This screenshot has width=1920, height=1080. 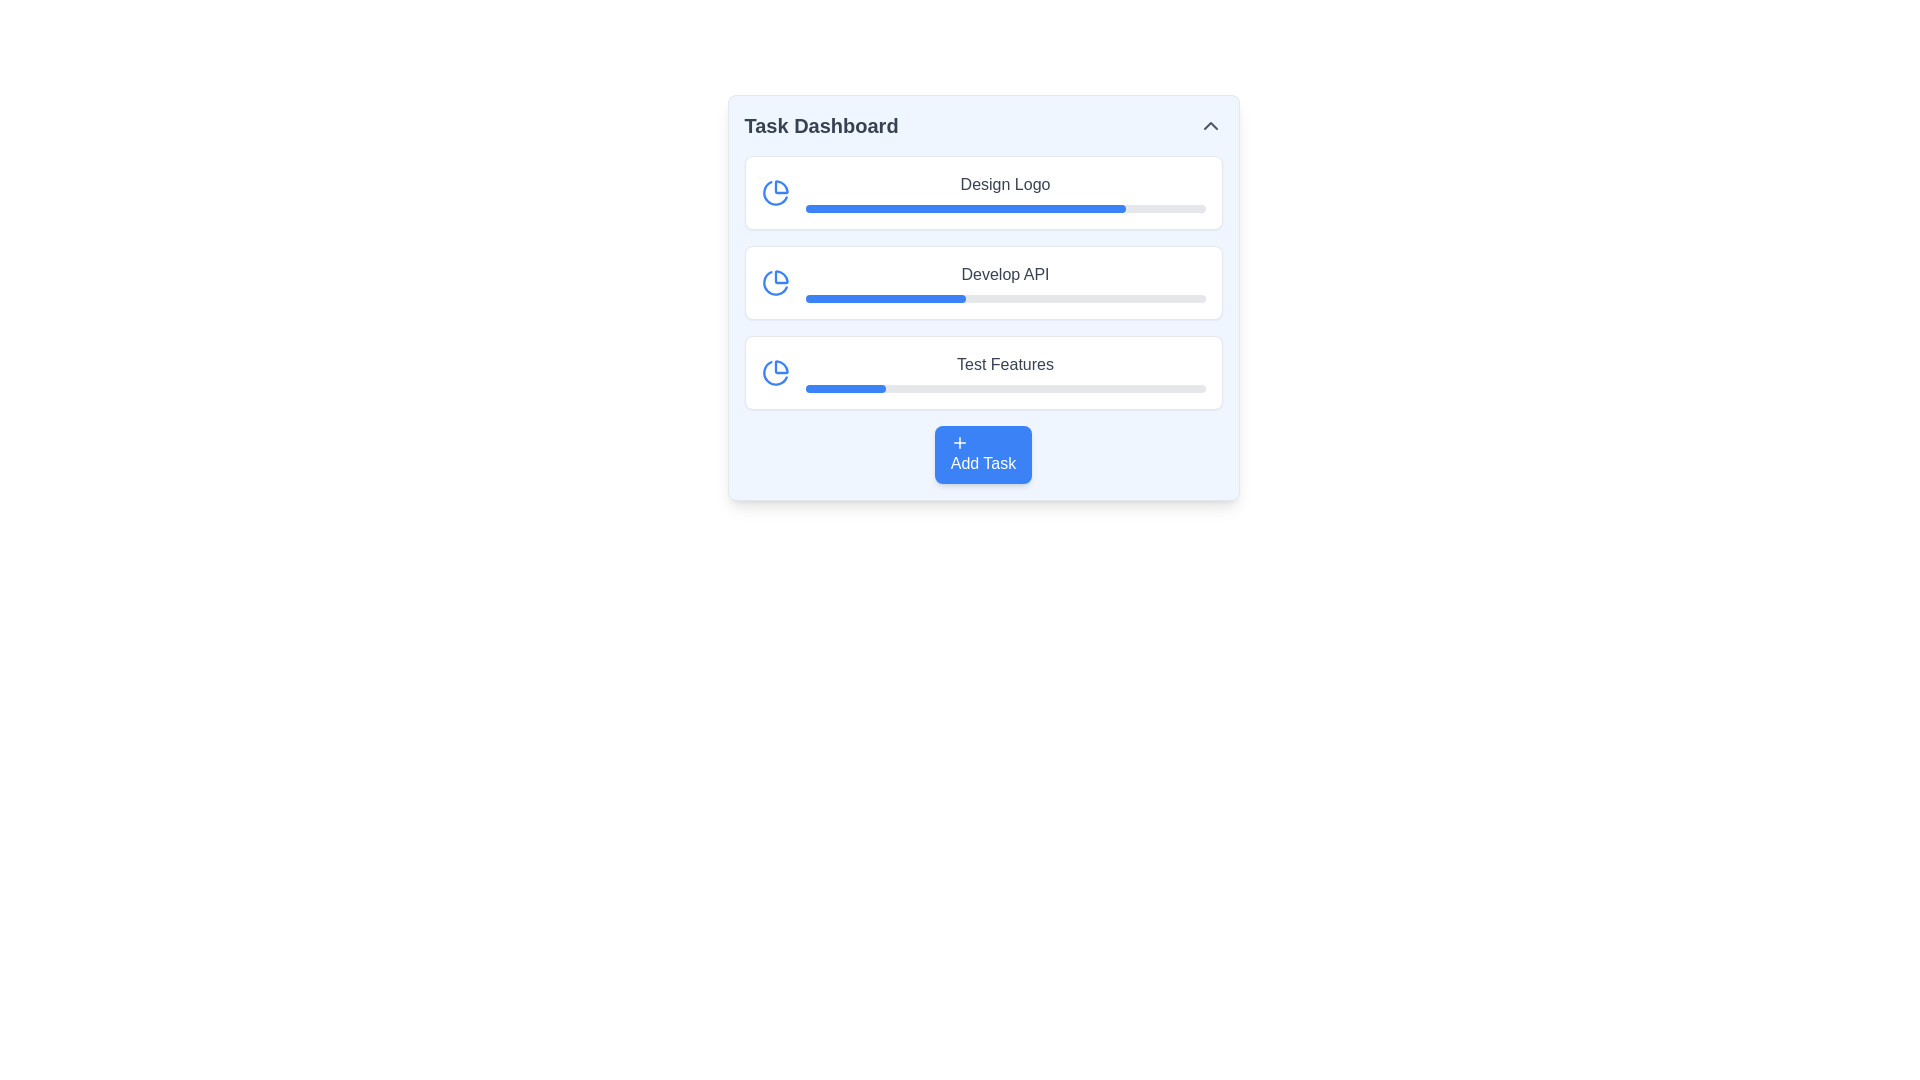 I want to click on the non-interactive progress bar that visually represents the completion percentage of the task 'Design Logo', located beneath the text label 'Design Logo', so click(x=1005, y=208).